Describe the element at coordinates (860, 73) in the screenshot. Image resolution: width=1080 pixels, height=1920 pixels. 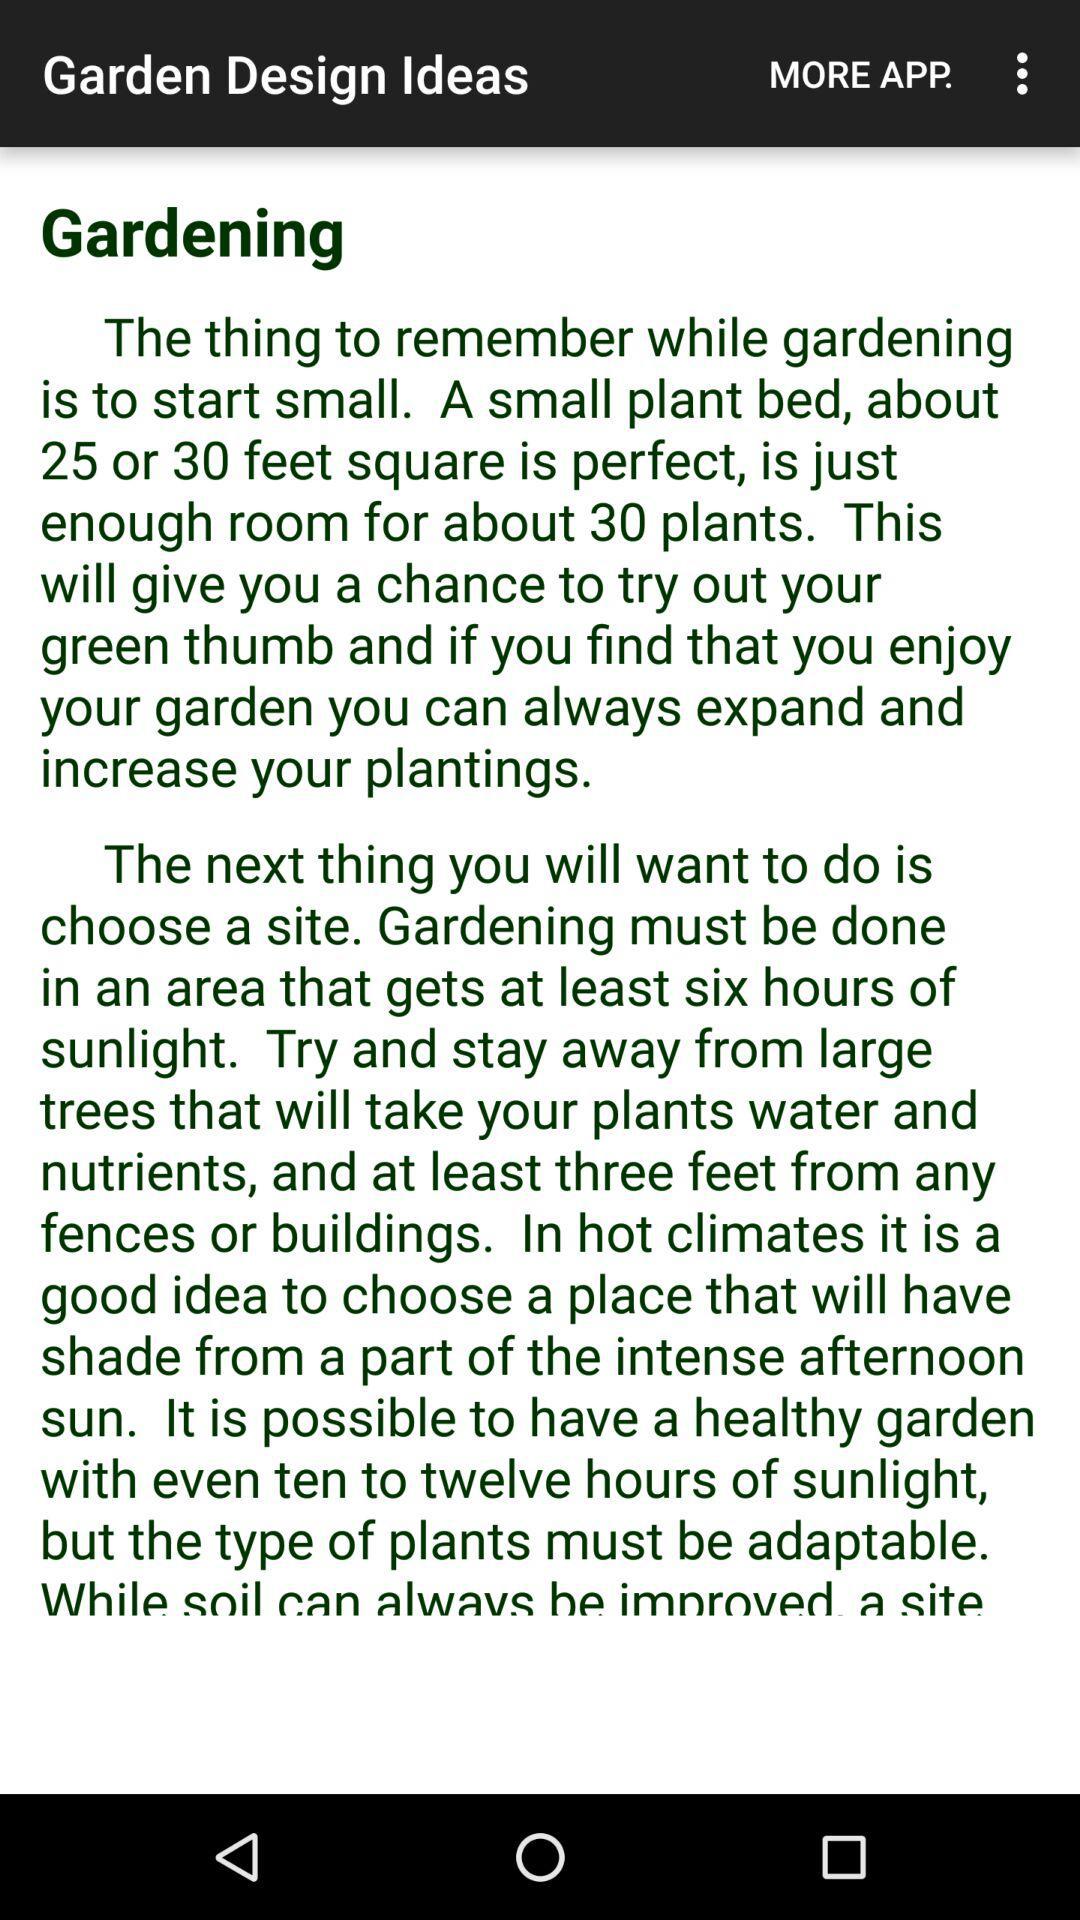
I see `the more app. item` at that location.